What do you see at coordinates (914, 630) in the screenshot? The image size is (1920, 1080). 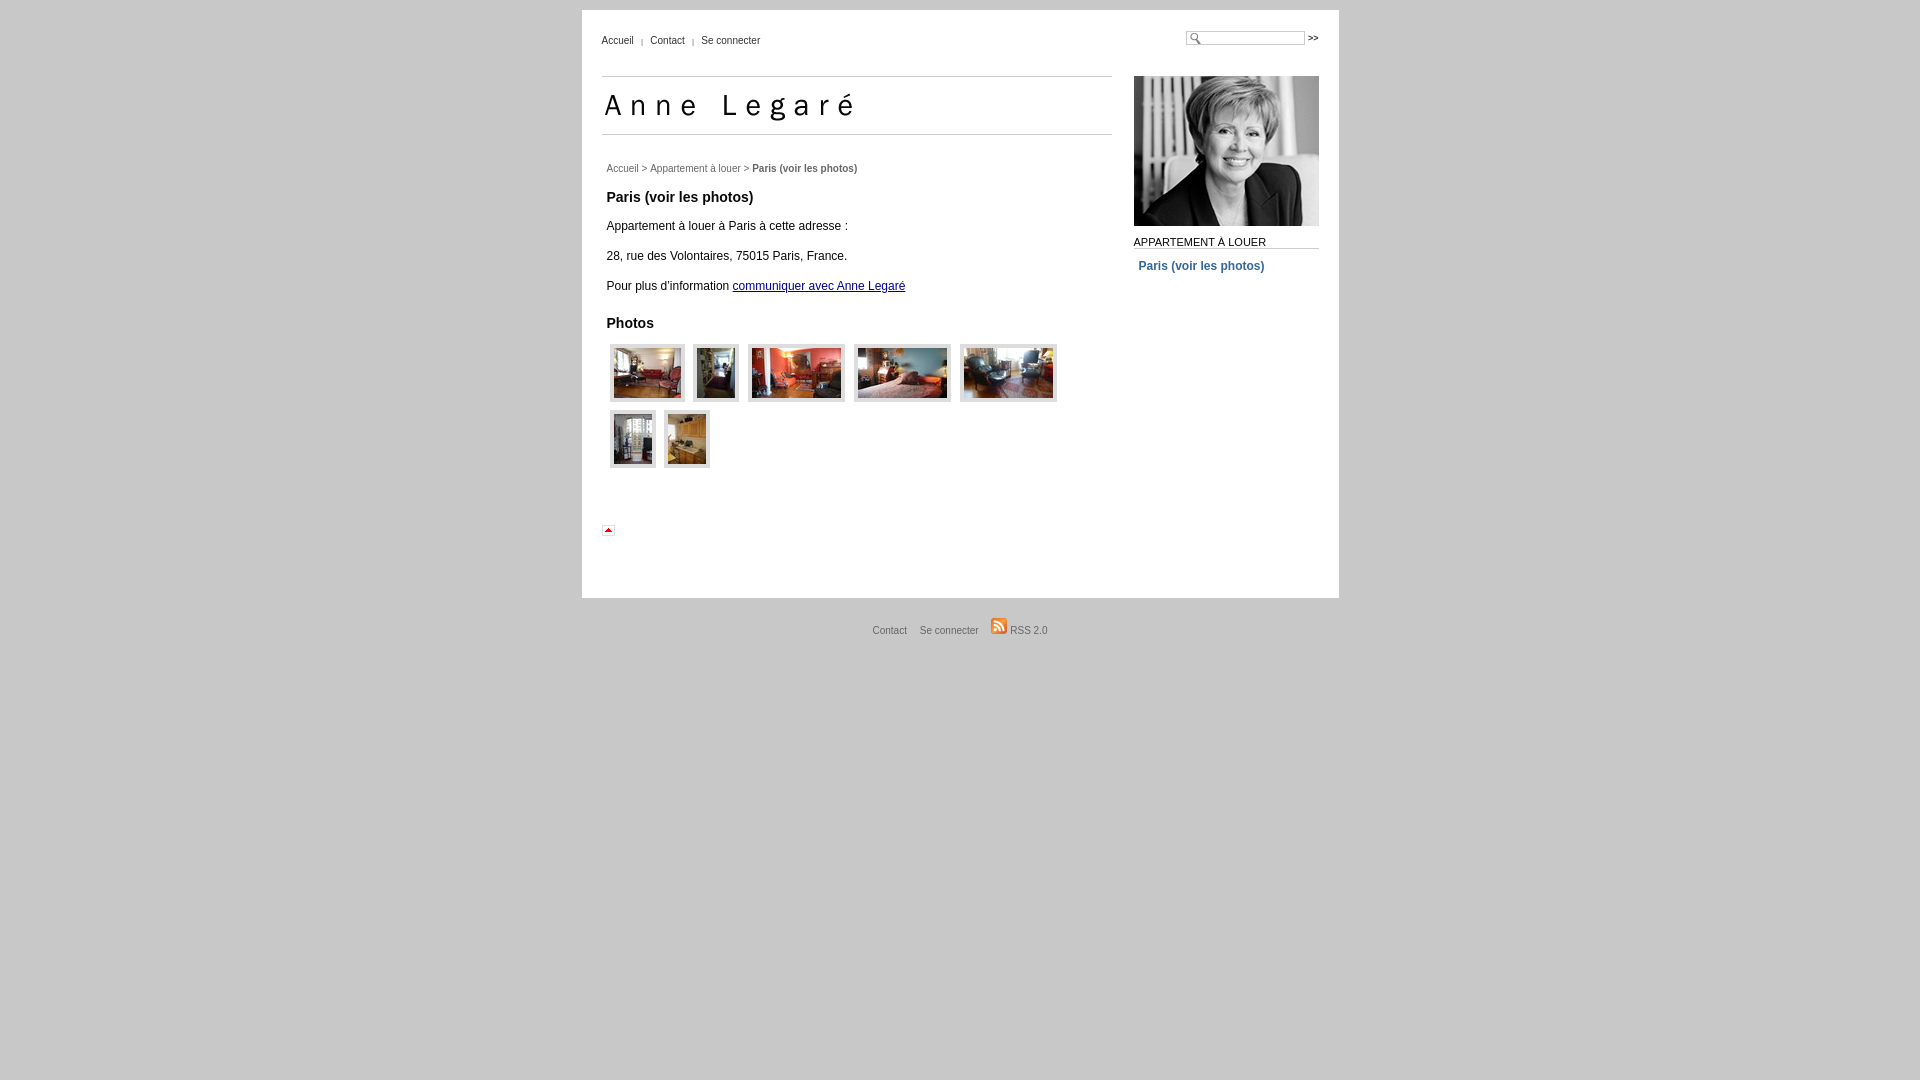 I see `'Se connecter'` at bounding box center [914, 630].